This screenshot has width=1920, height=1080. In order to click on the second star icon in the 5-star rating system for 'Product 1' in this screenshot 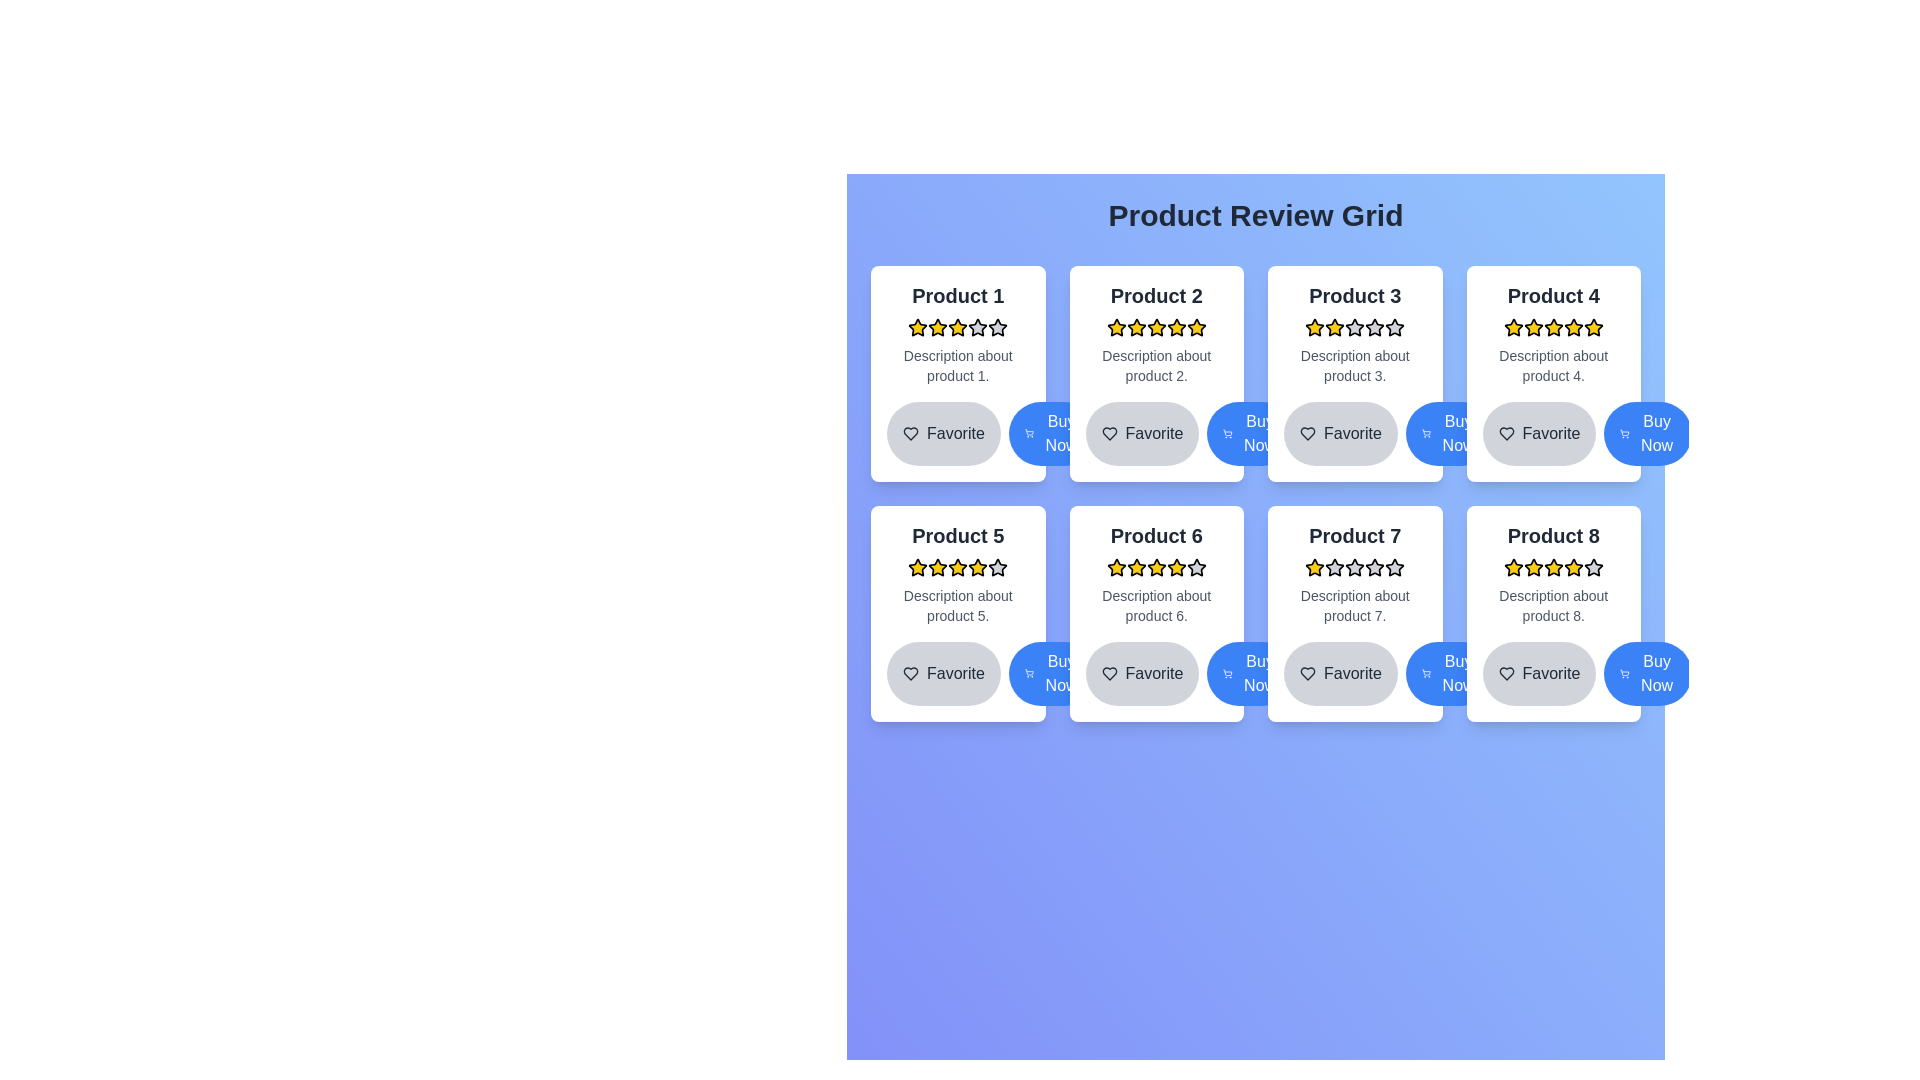, I will do `click(957, 326)`.